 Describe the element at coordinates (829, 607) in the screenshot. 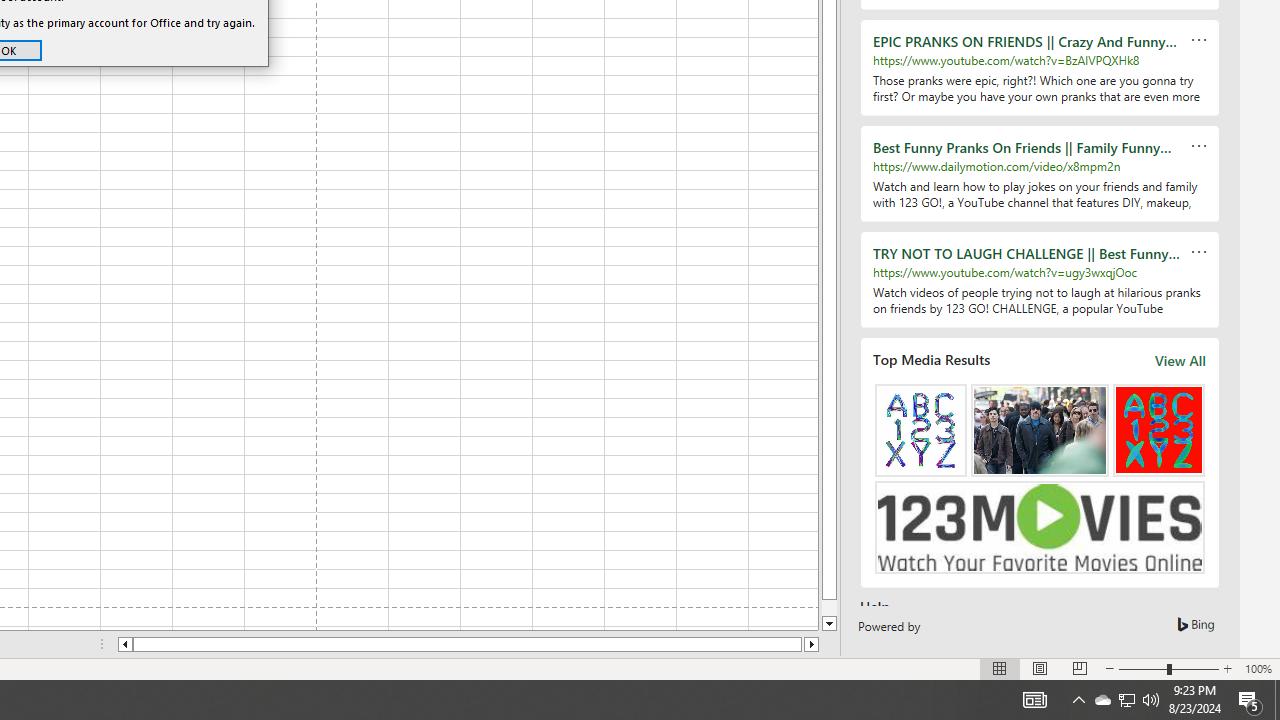

I see `'Page down'` at that location.